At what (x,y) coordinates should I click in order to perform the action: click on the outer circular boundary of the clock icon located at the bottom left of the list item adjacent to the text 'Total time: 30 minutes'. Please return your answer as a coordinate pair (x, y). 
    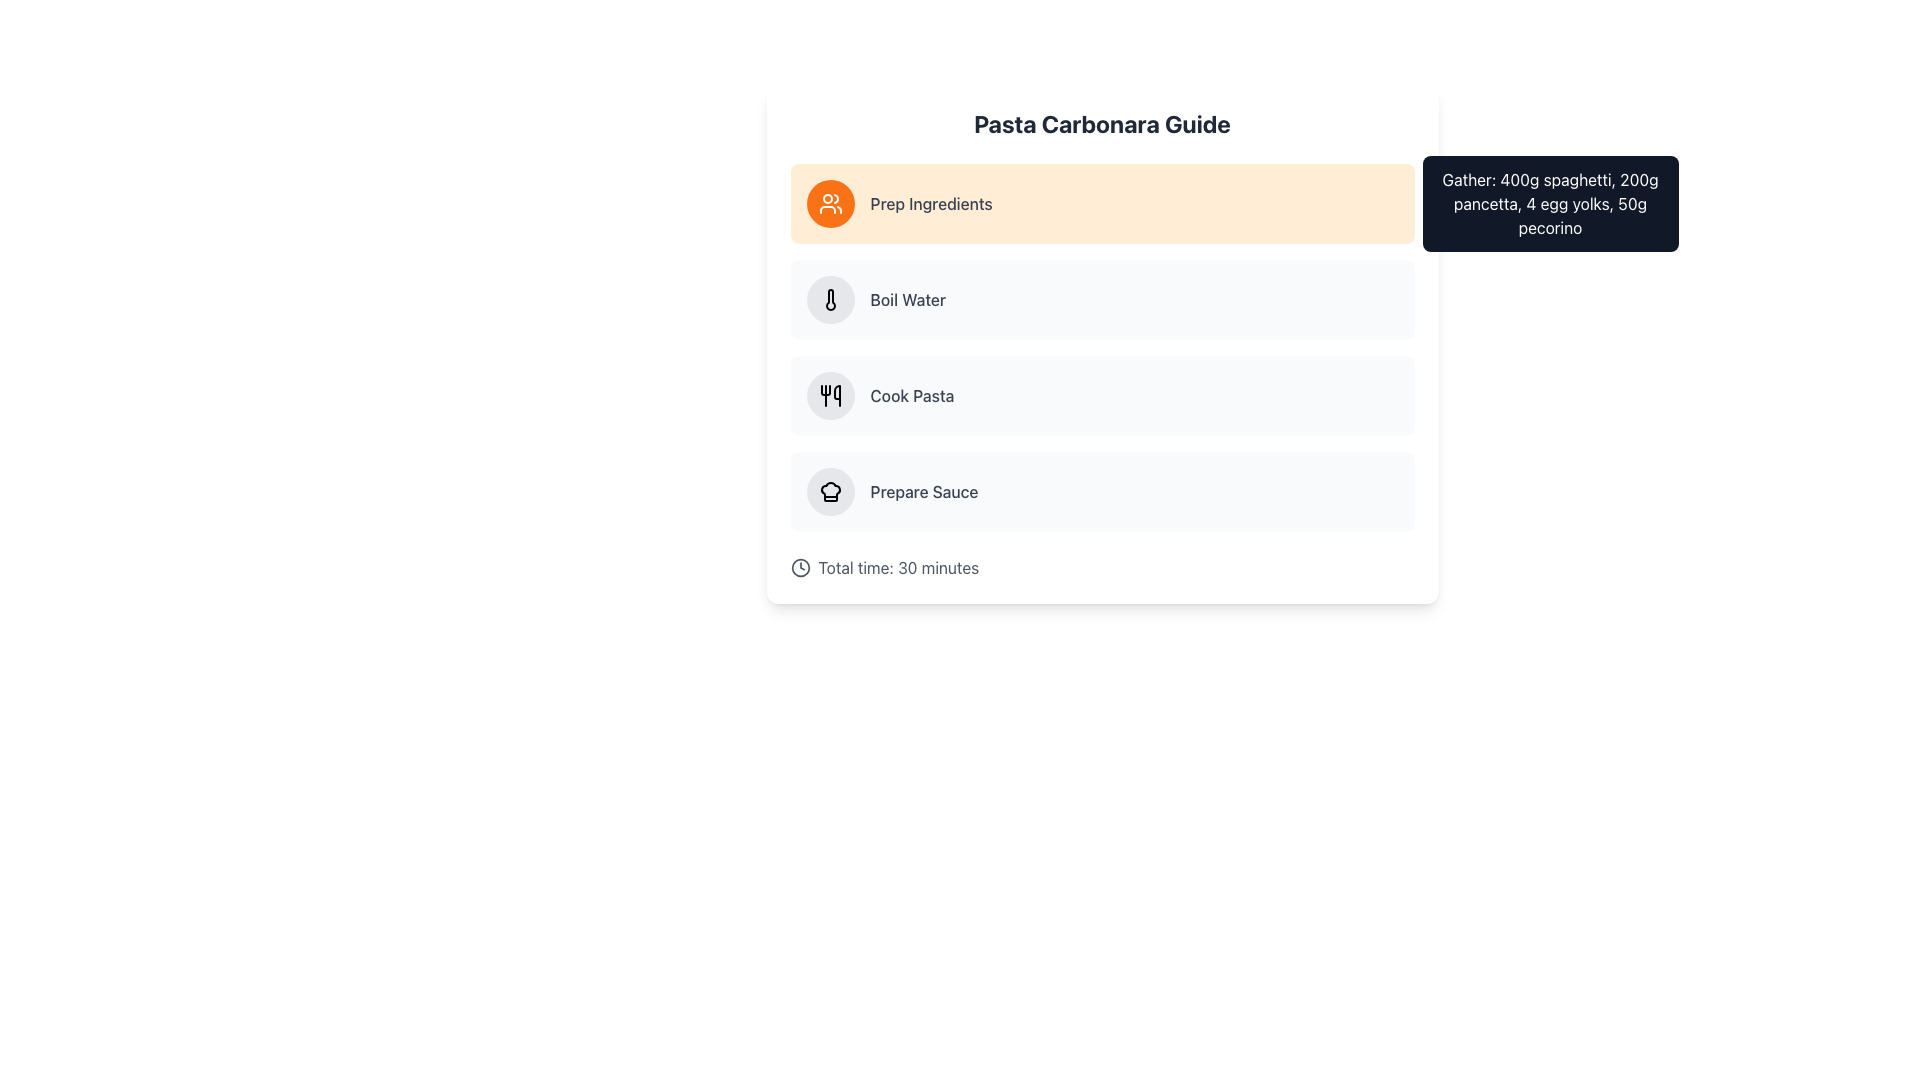
    Looking at the image, I should click on (800, 567).